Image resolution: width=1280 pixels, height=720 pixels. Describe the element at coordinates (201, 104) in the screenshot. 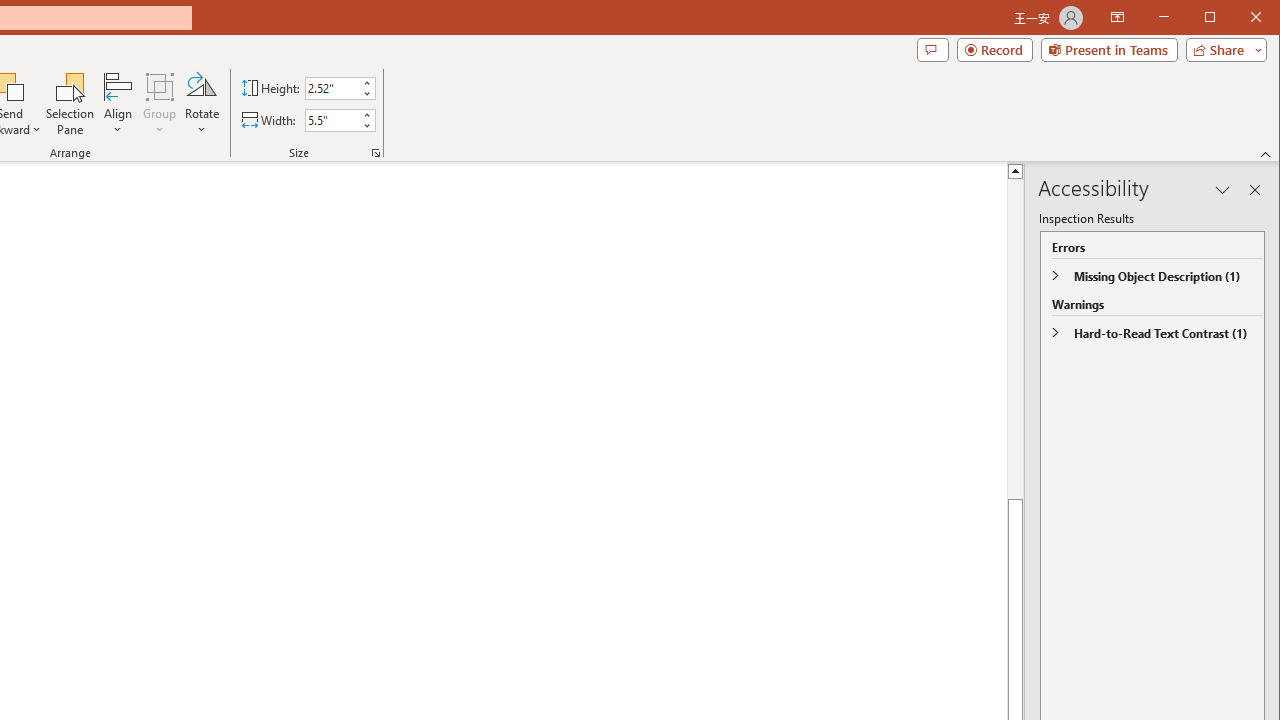

I see `'Rotate'` at that location.